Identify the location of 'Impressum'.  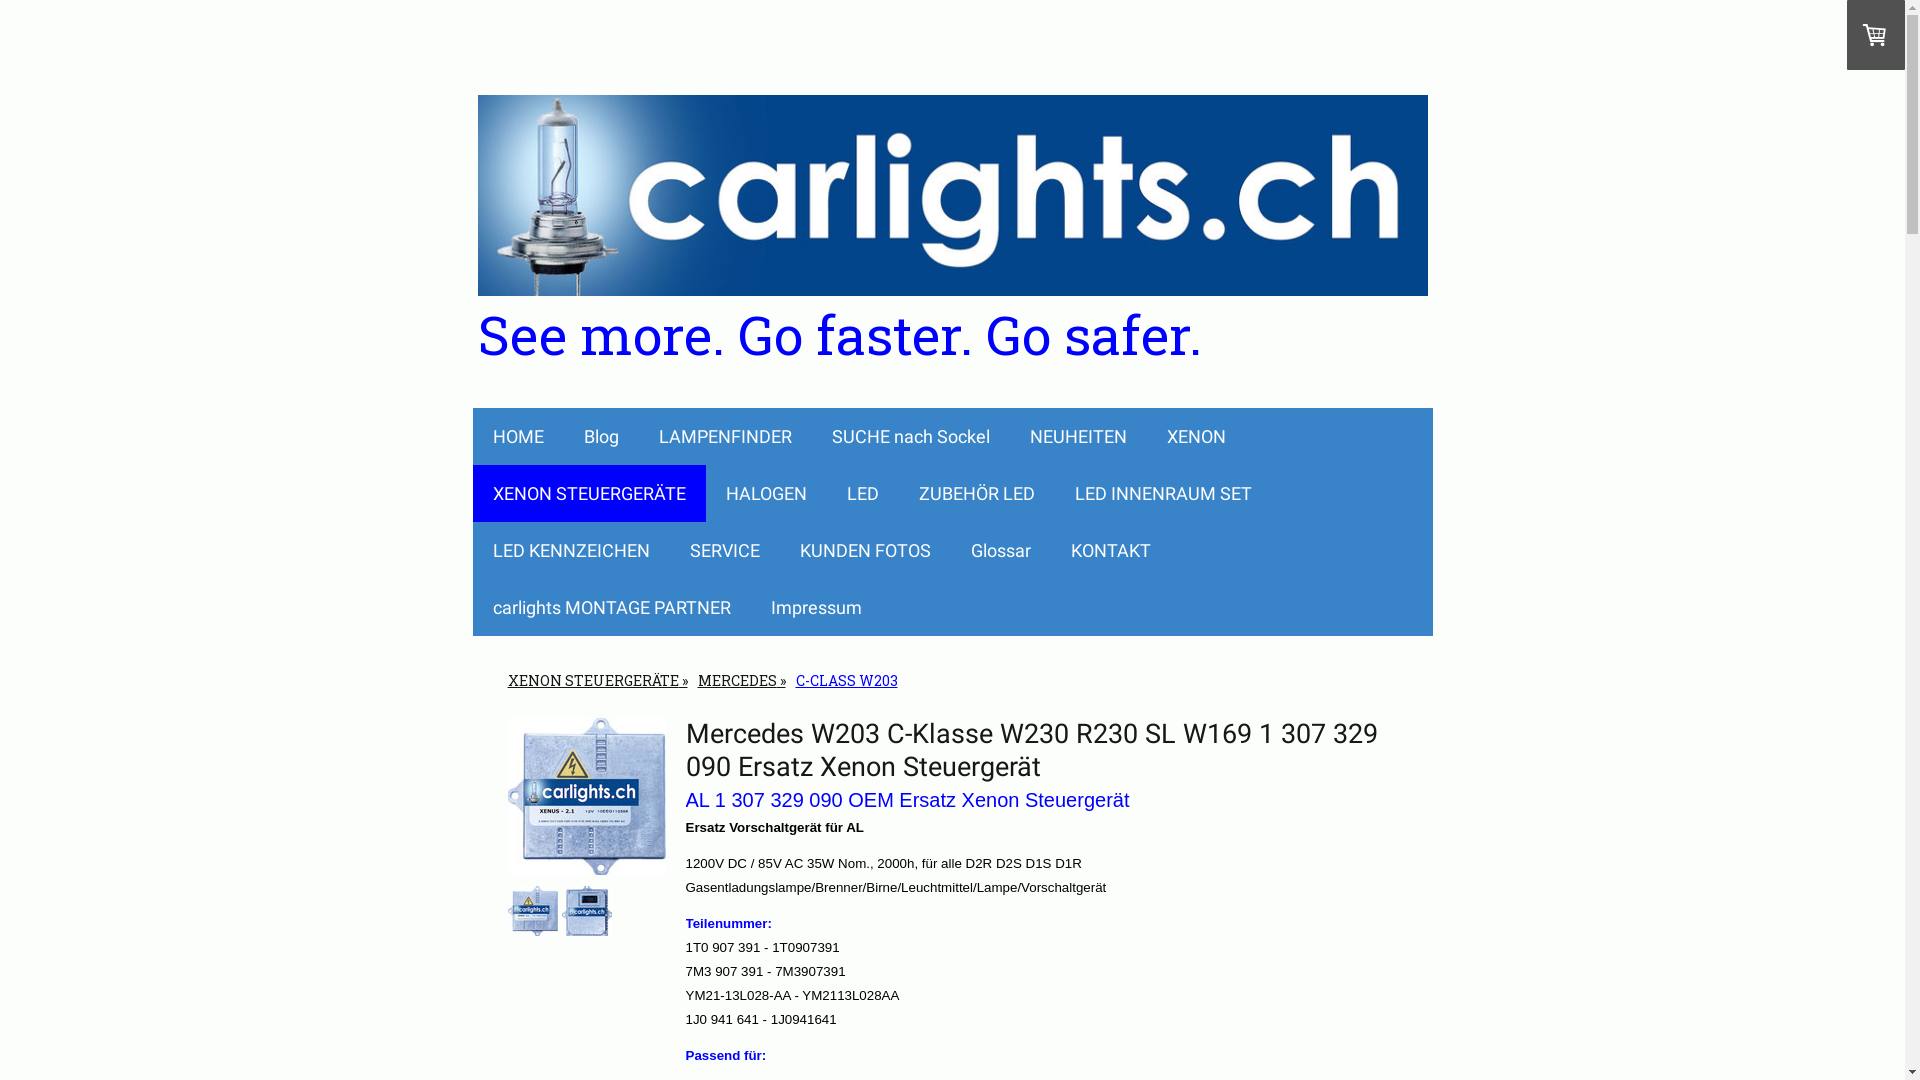
(815, 606).